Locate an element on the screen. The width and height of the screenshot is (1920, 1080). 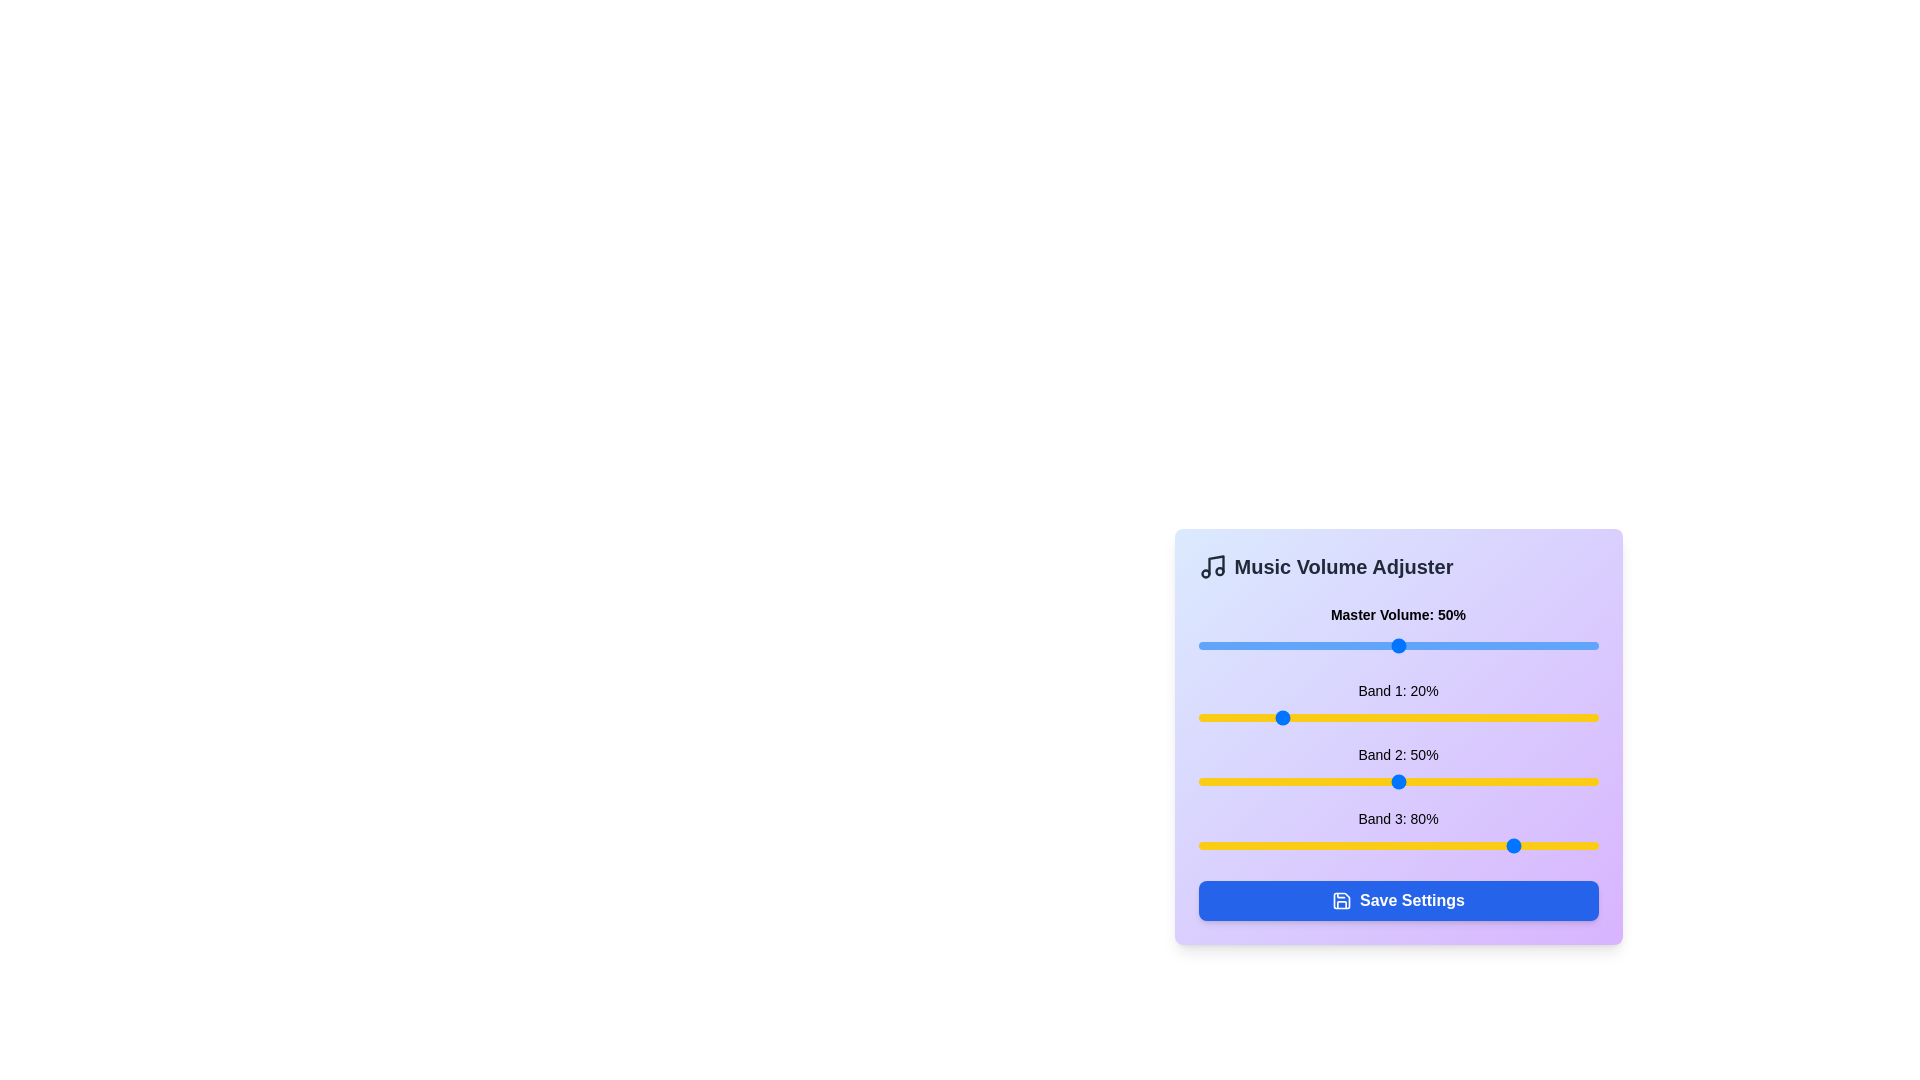
the title label for the music volume adjustment section, located at the top of the settings card component is located at coordinates (1397, 567).